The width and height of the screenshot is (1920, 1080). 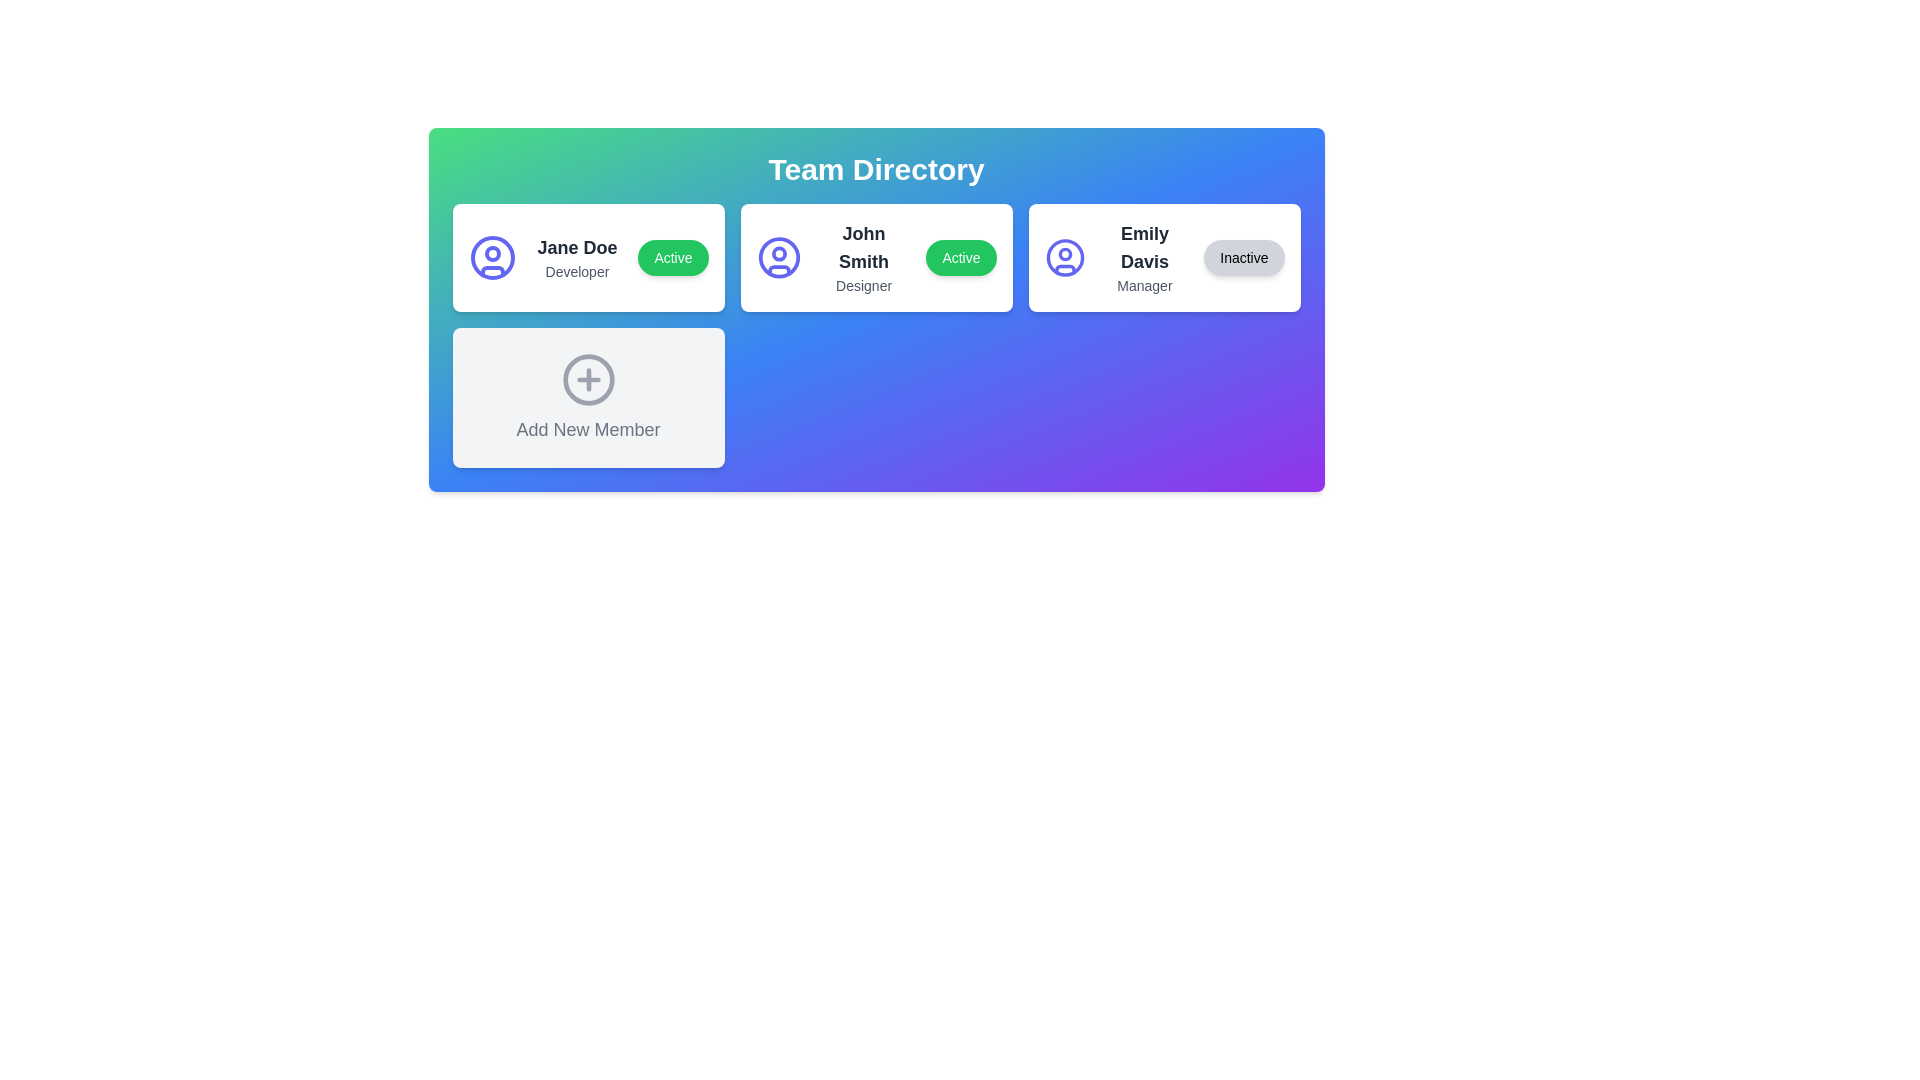 What do you see at coordinates (576, 257) in the screenshot?
I see `displayed text 'Jane Doe' from the text block representing the user's name and title, positioned below the avatar icon` at bounding box center [576, 257].